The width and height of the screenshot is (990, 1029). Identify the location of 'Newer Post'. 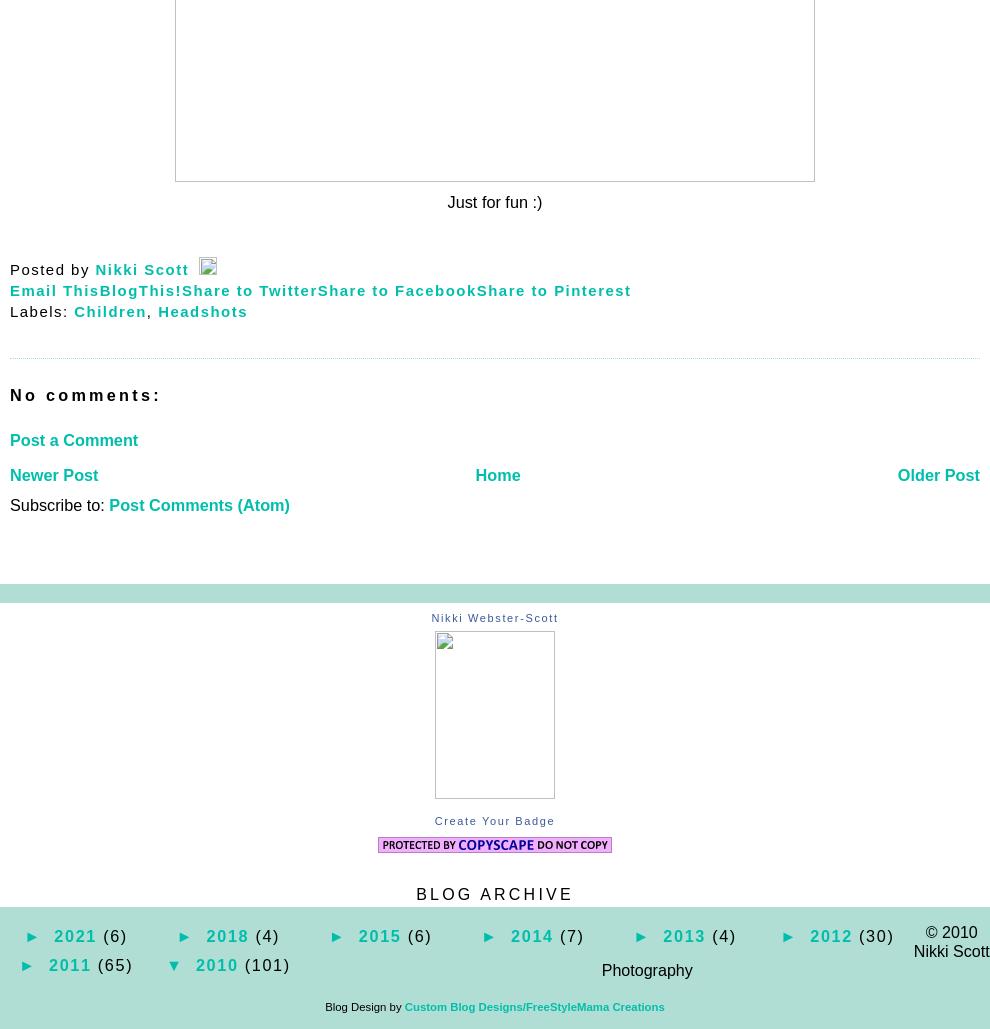
(53, 473).